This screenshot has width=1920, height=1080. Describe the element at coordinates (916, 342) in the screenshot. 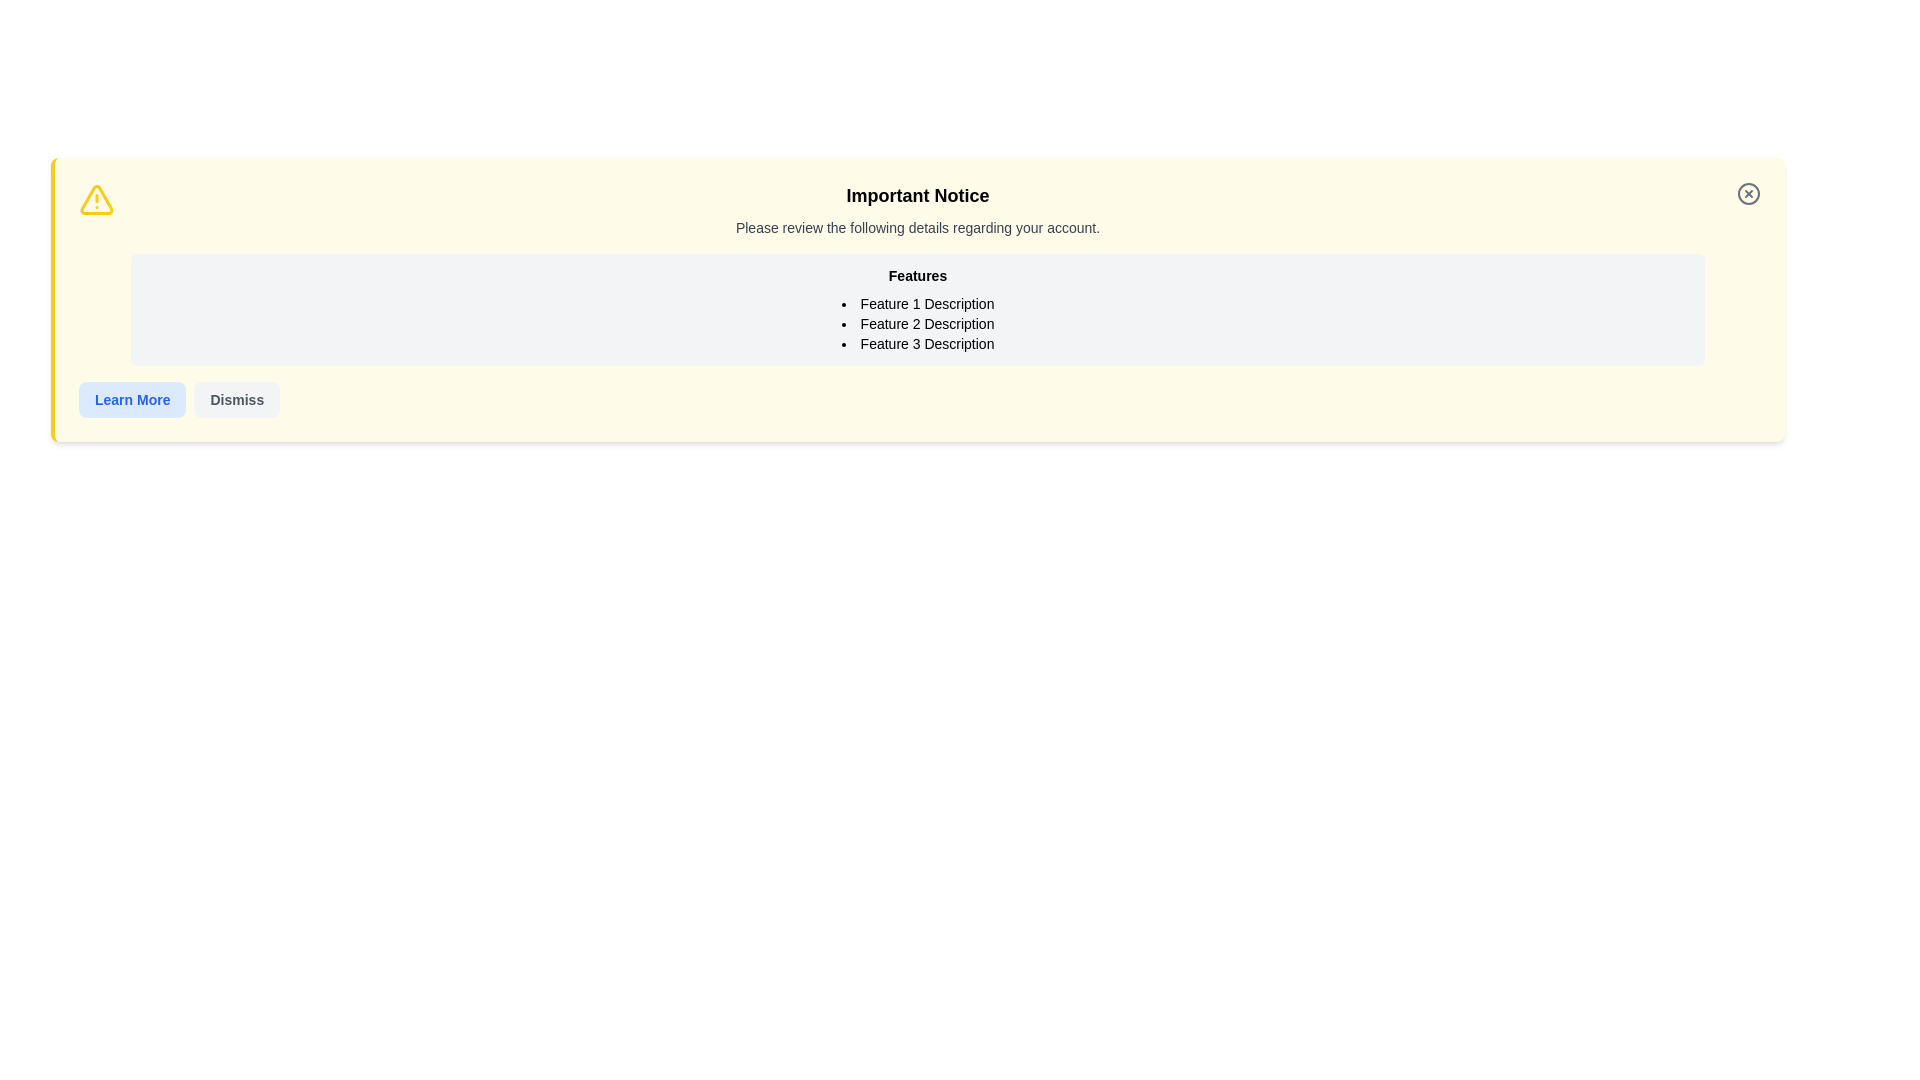

I see `the text of the third entry in the bulleted list under the heading 'Features', which displays descriptive text as part of the list` at that location.